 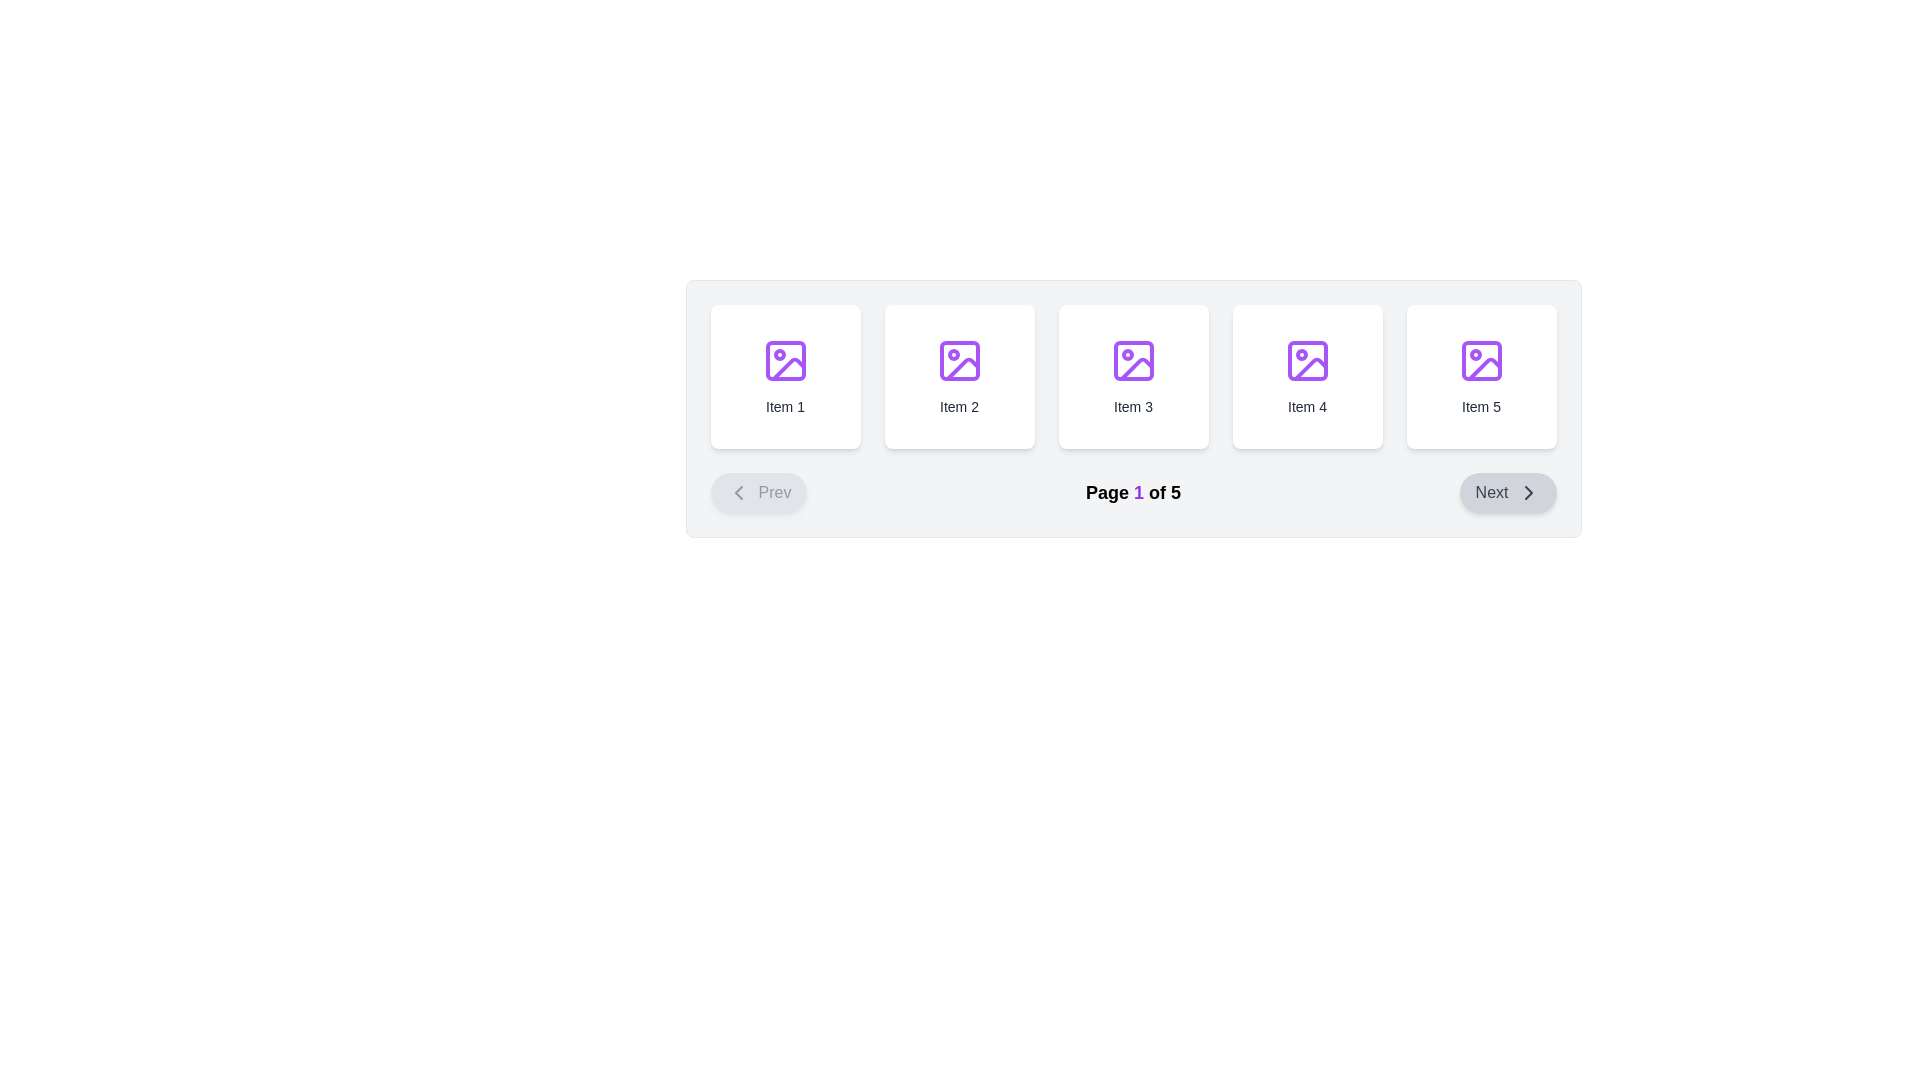 I want to click on the card labeled 'Item 3', so click(x=1133, y=377).